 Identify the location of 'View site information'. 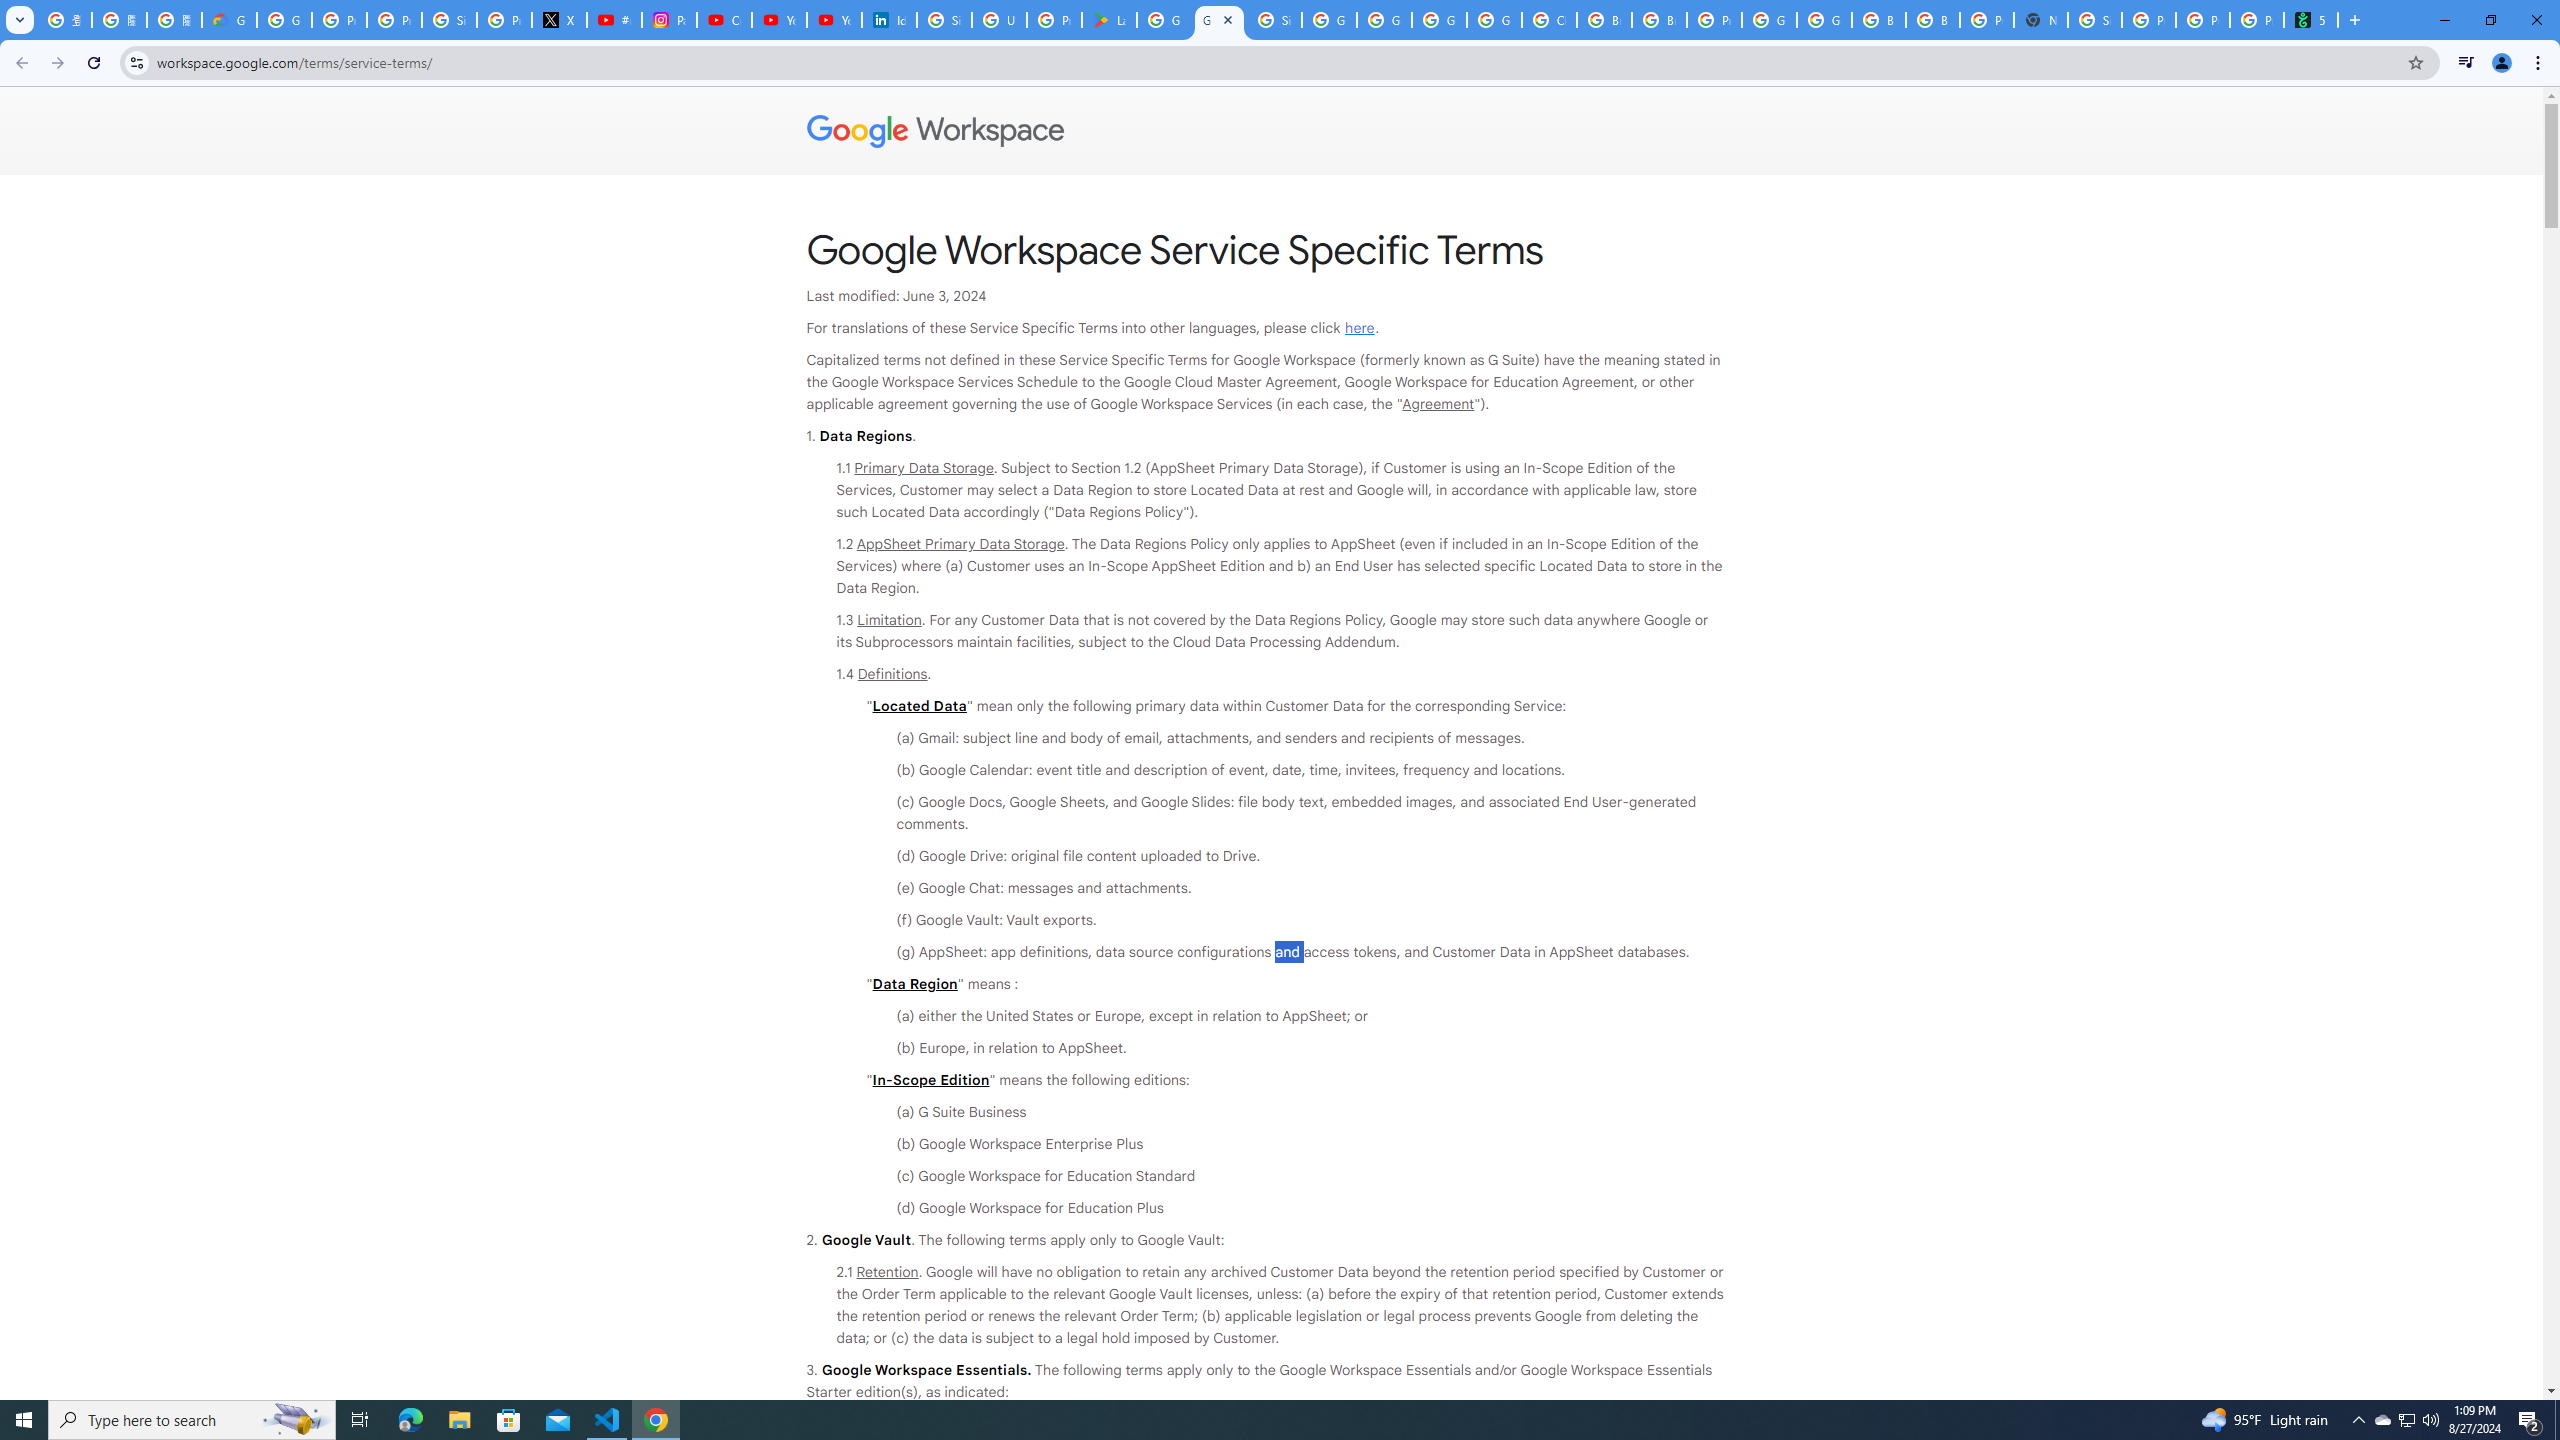
(135, 61).